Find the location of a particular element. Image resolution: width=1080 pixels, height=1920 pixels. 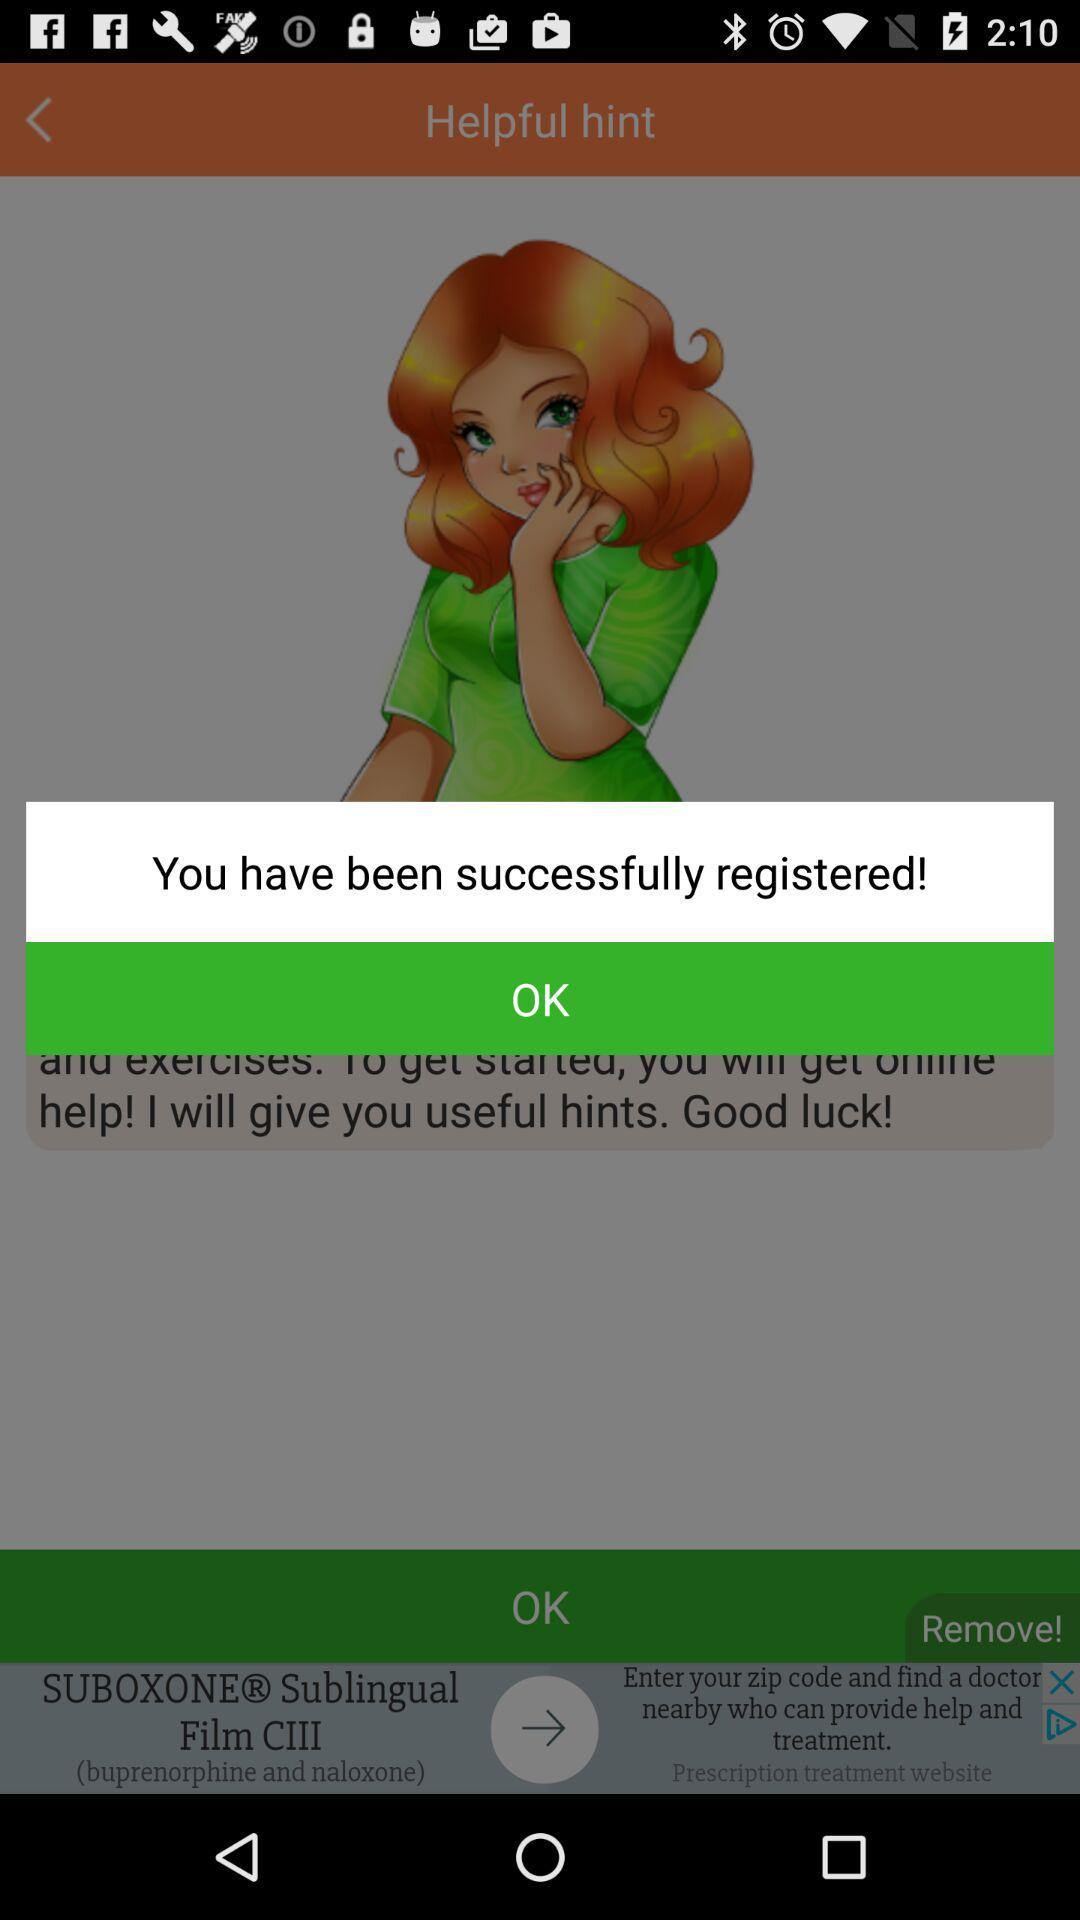

ok item is located at coordinates (540, 998).